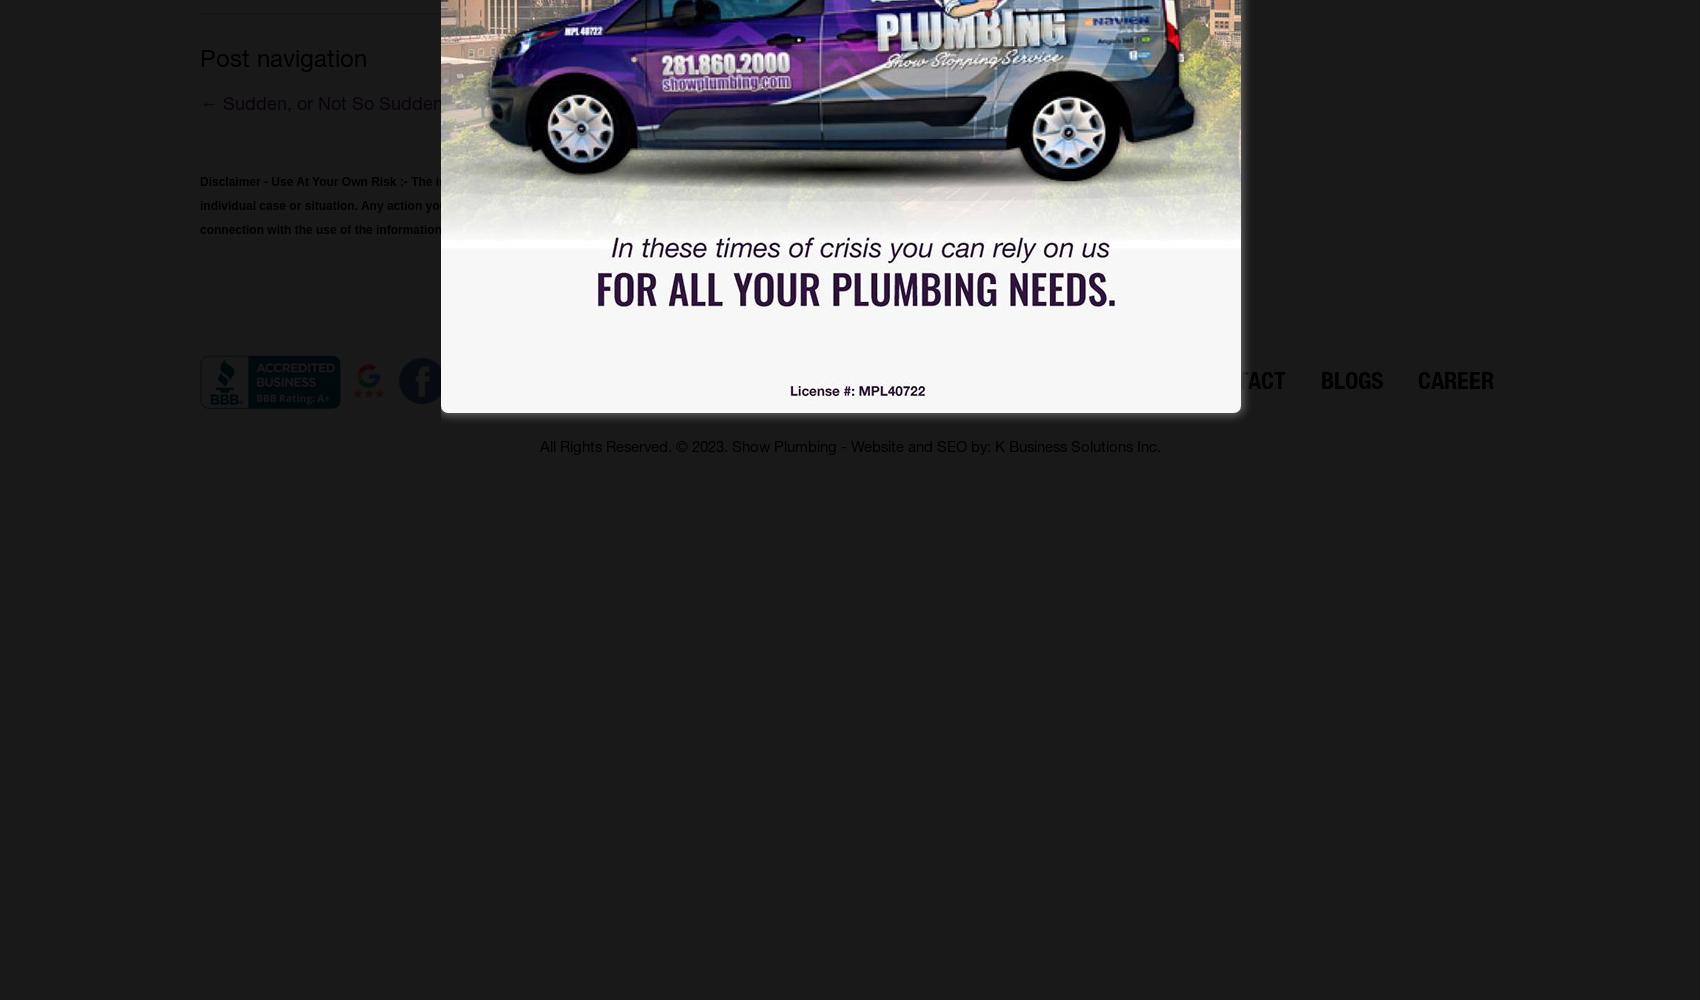  What do you see at coordinates (668, 205) in the screenshot?
I see `'Disclaimer - Use At Your Own Risk :- The information on this website is for general information purposes only. Nothing on this site should be taken as advice for any individual case or situation. Any action you take upon the information on these blogs are strictly at your own risk. We will not be liable for any losses or damages in connection with the use of the information from these blogs.'` at bounding box center [668, 205].